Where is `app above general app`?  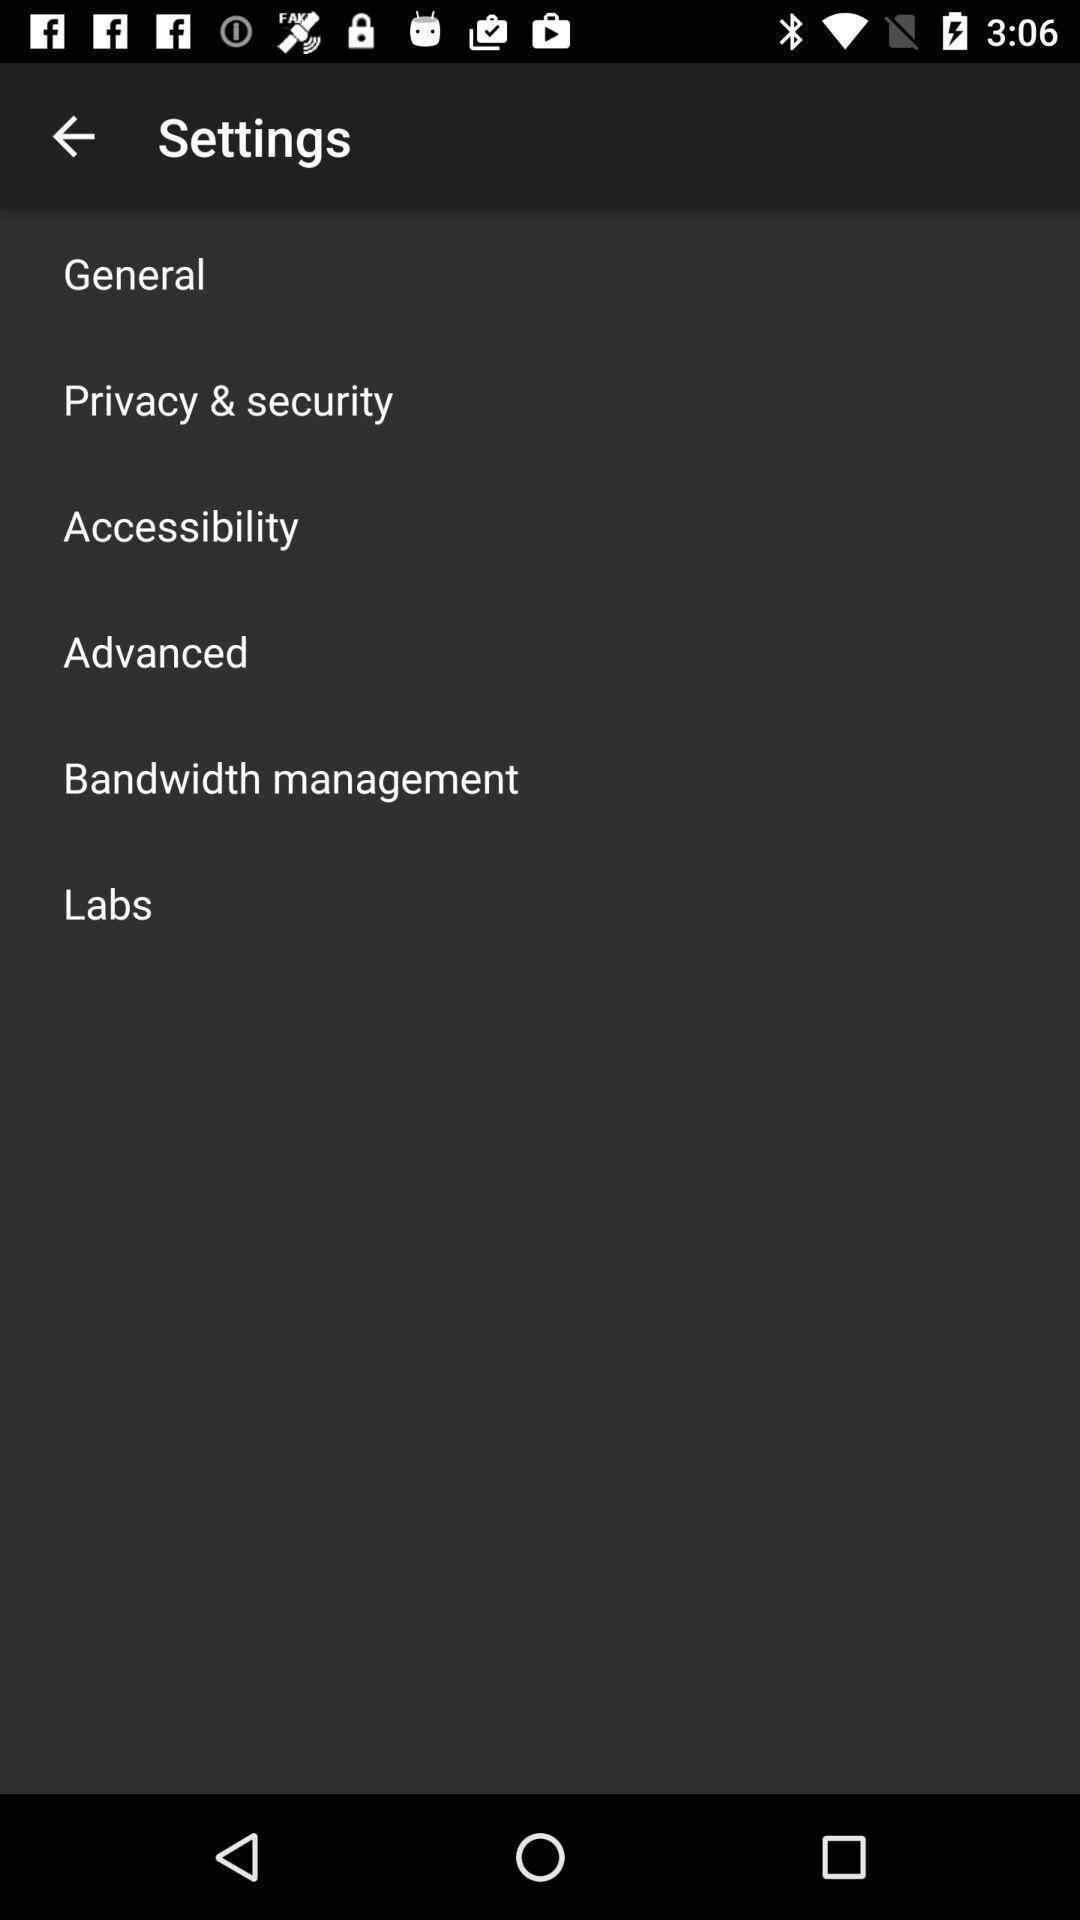
app above general app is located at coordinates (72, 135).